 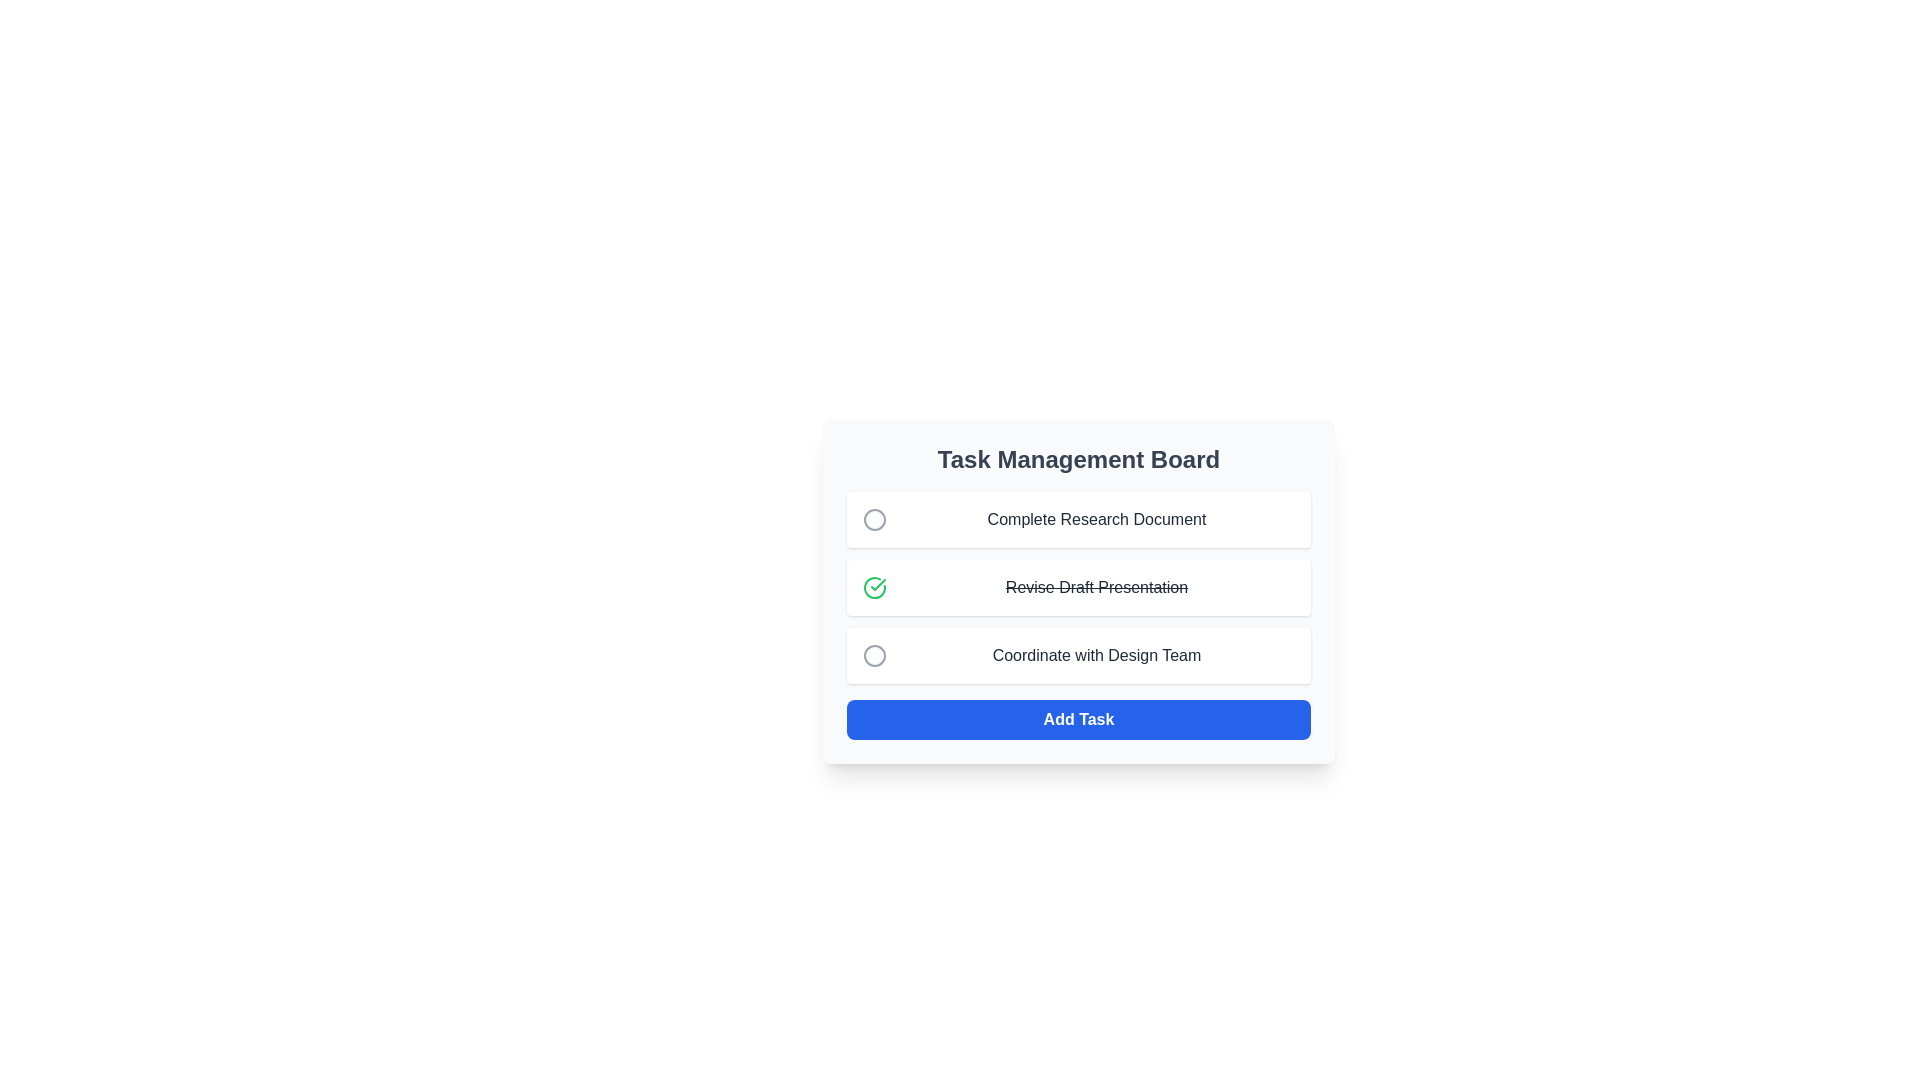 I want to click on the task title text by moving the cursor to its center, so click(x=1078, y=459).